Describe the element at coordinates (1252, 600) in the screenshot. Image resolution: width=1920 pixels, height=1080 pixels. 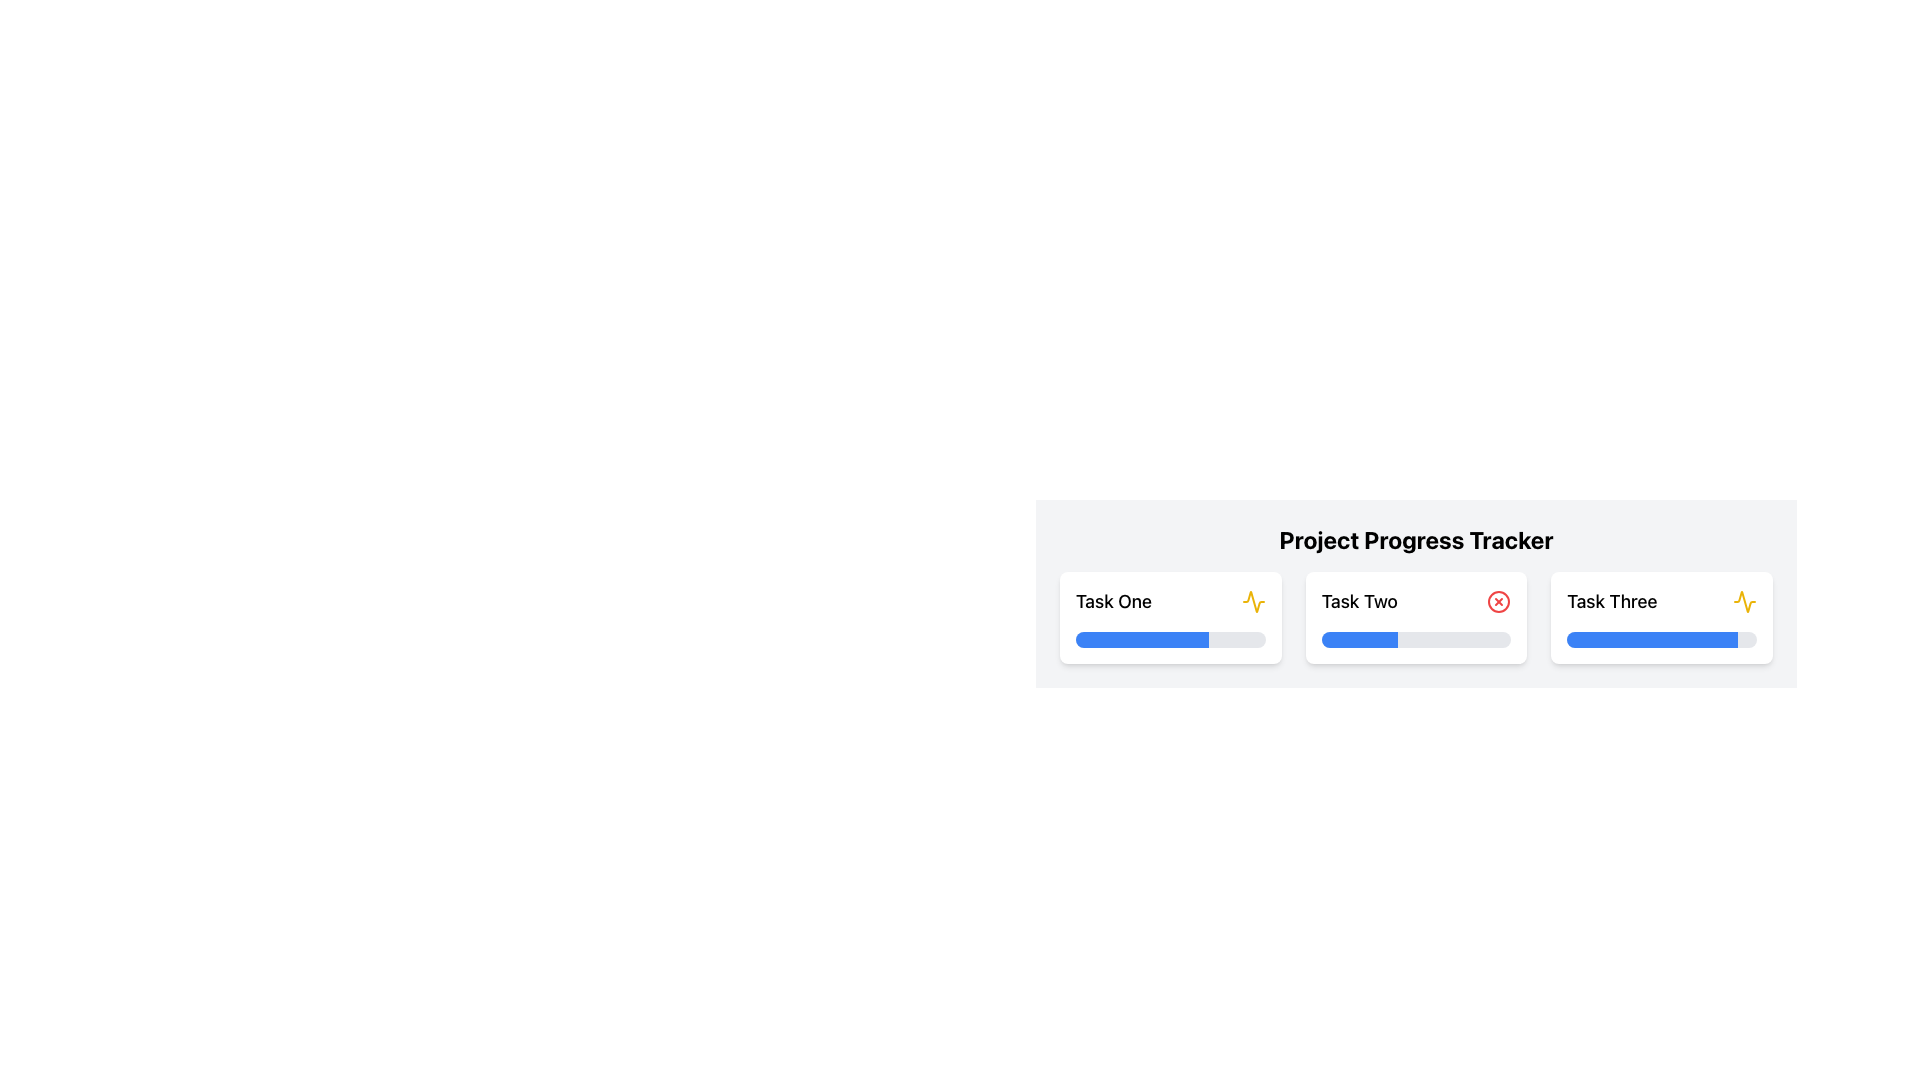
I see `the SVG icon representing activity or progress associated with 'Task One', located to the right of the 'Task One' text` at that location.